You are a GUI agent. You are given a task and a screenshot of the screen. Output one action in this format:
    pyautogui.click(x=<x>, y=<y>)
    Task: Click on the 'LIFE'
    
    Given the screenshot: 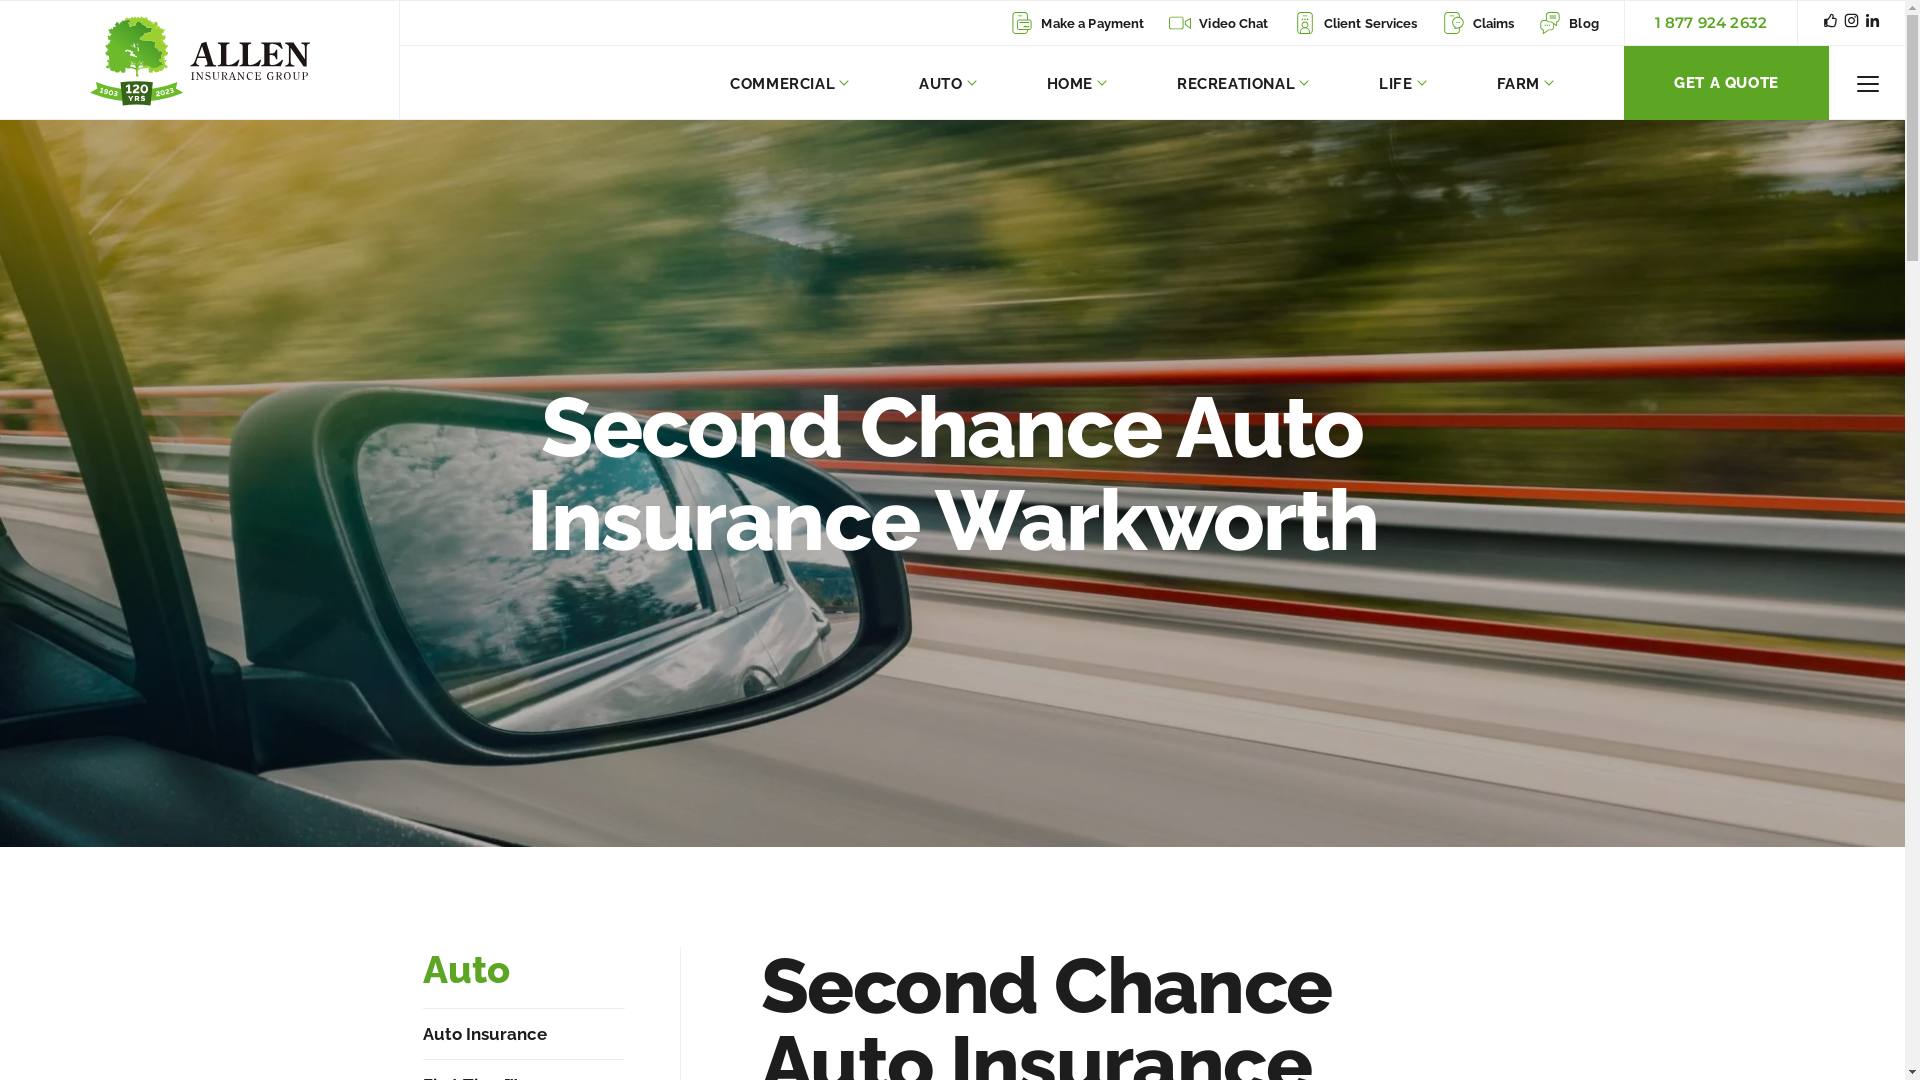 What is the action you would take?
    pyautogui.click(x=1401, y=82)
    